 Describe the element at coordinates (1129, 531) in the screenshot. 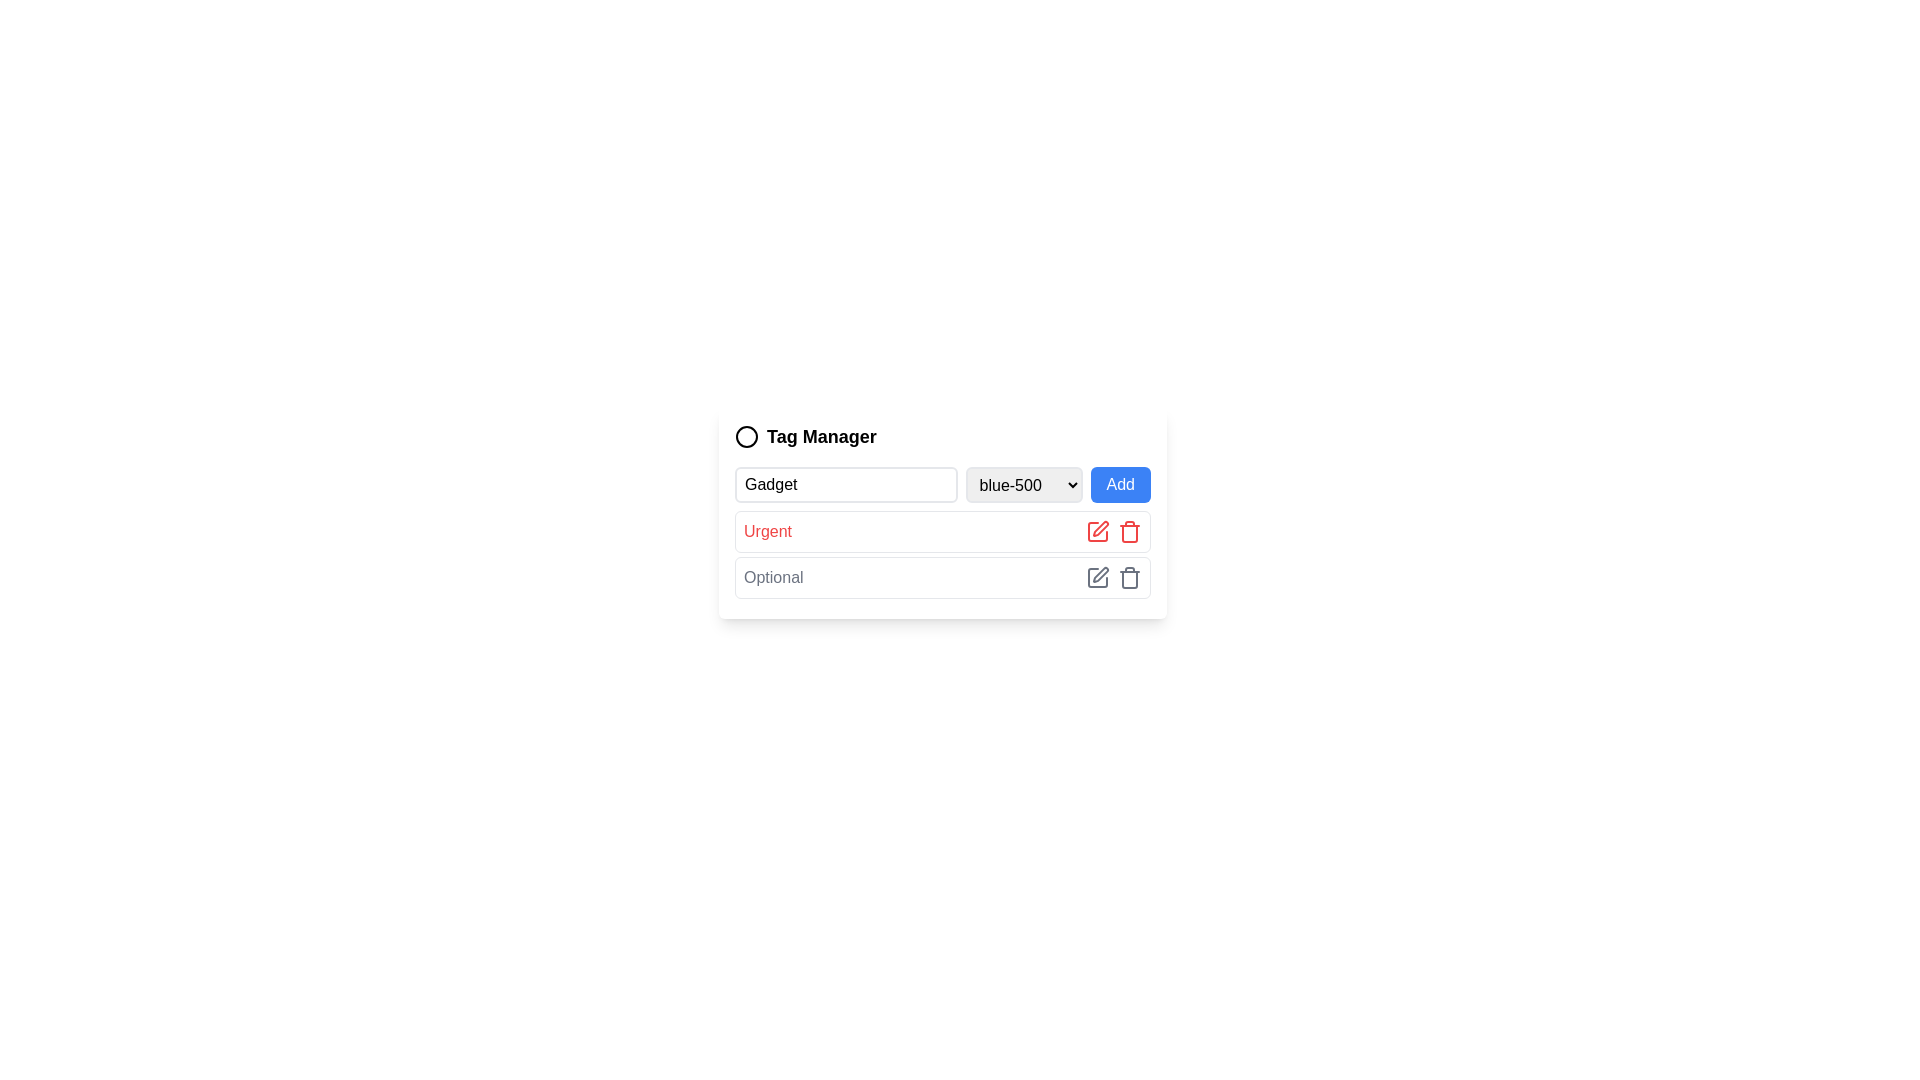

I see `the trash icon button, which is the rightmost icon in the group associated with managing tags` at that location.